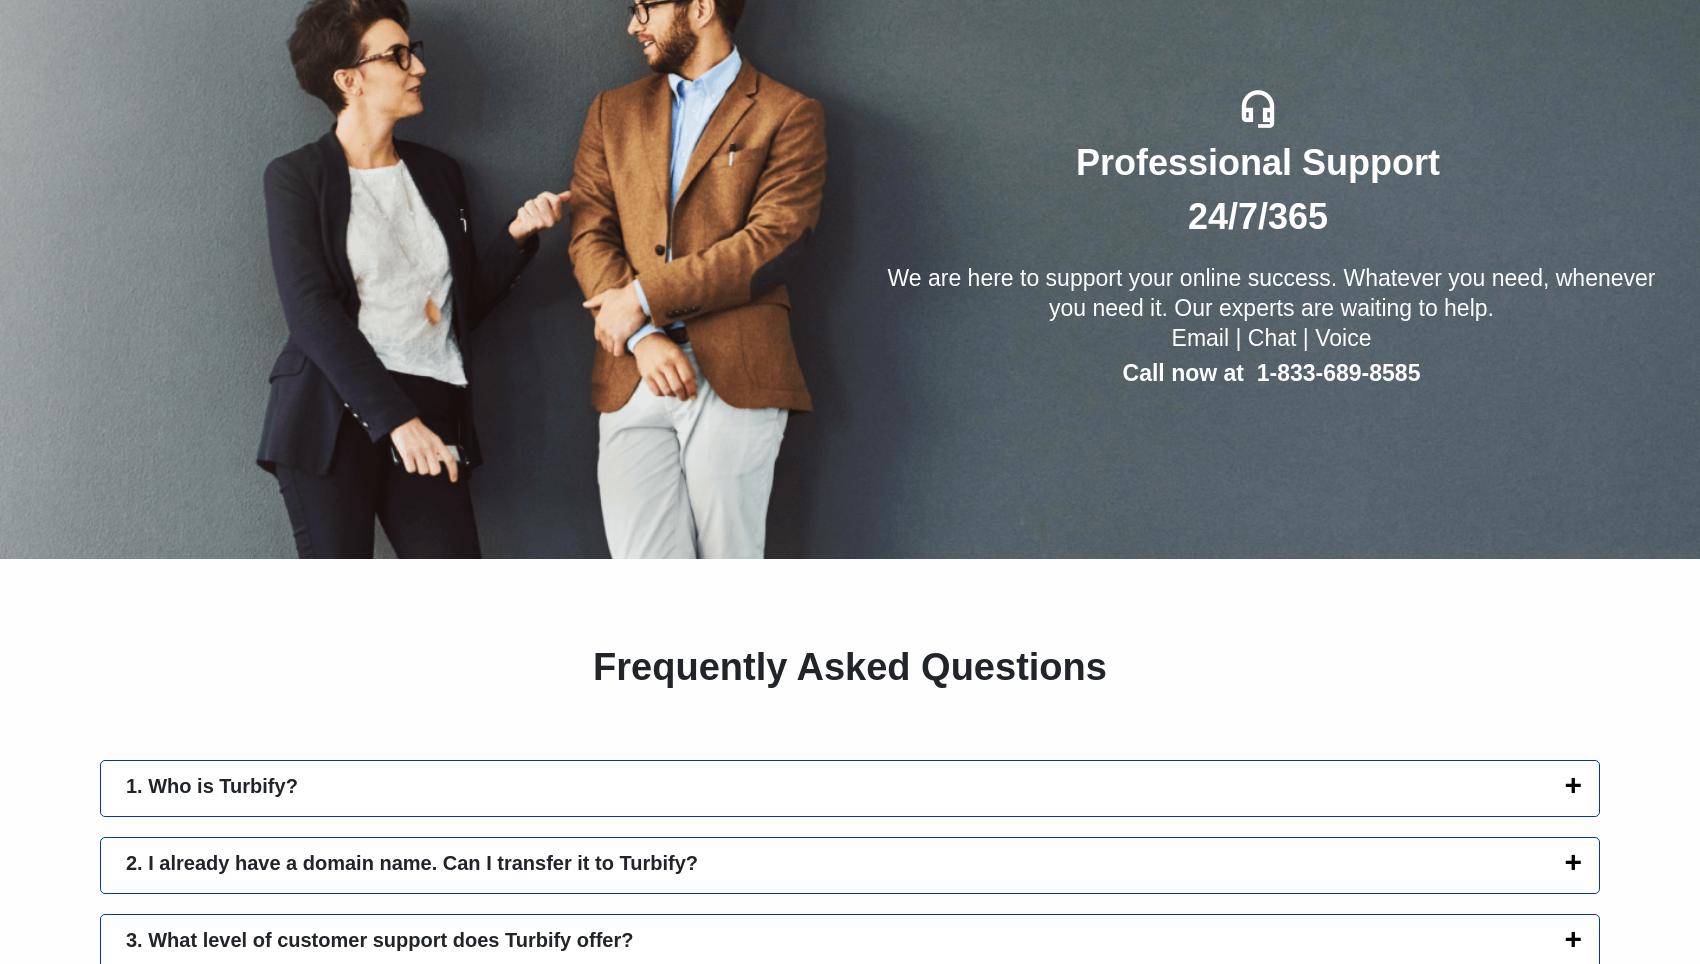  Describe the element at coordinates (124, 939) in the screenshot. I see `'3. What level of customer support does Turbify offer?'` at that location.